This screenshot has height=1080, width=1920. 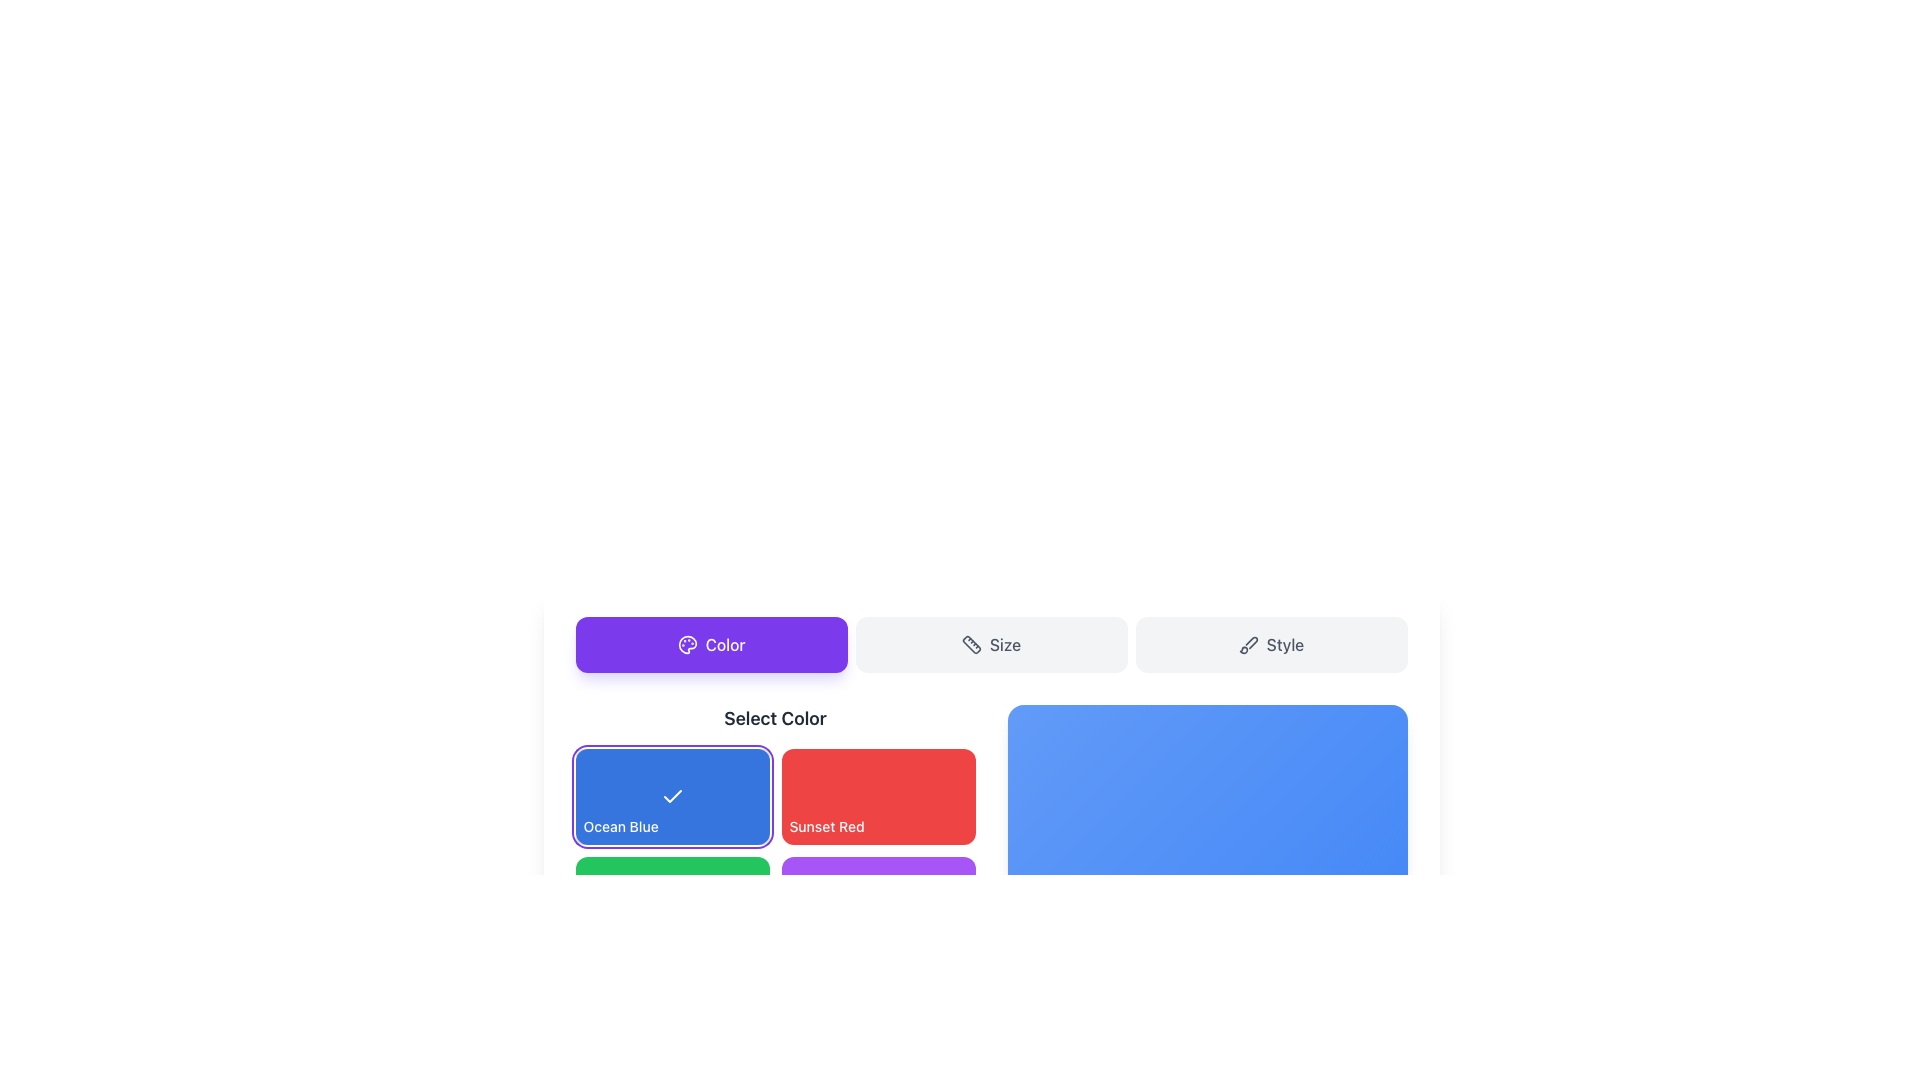 What do you see at coordinates (1247, 644) in the screenshot?
I see `the 'Style' icon located inside the 'Style' button, which is the third item in the top navigation bar, positioned towards the left side of the button` at bounding box center [1247, 644].